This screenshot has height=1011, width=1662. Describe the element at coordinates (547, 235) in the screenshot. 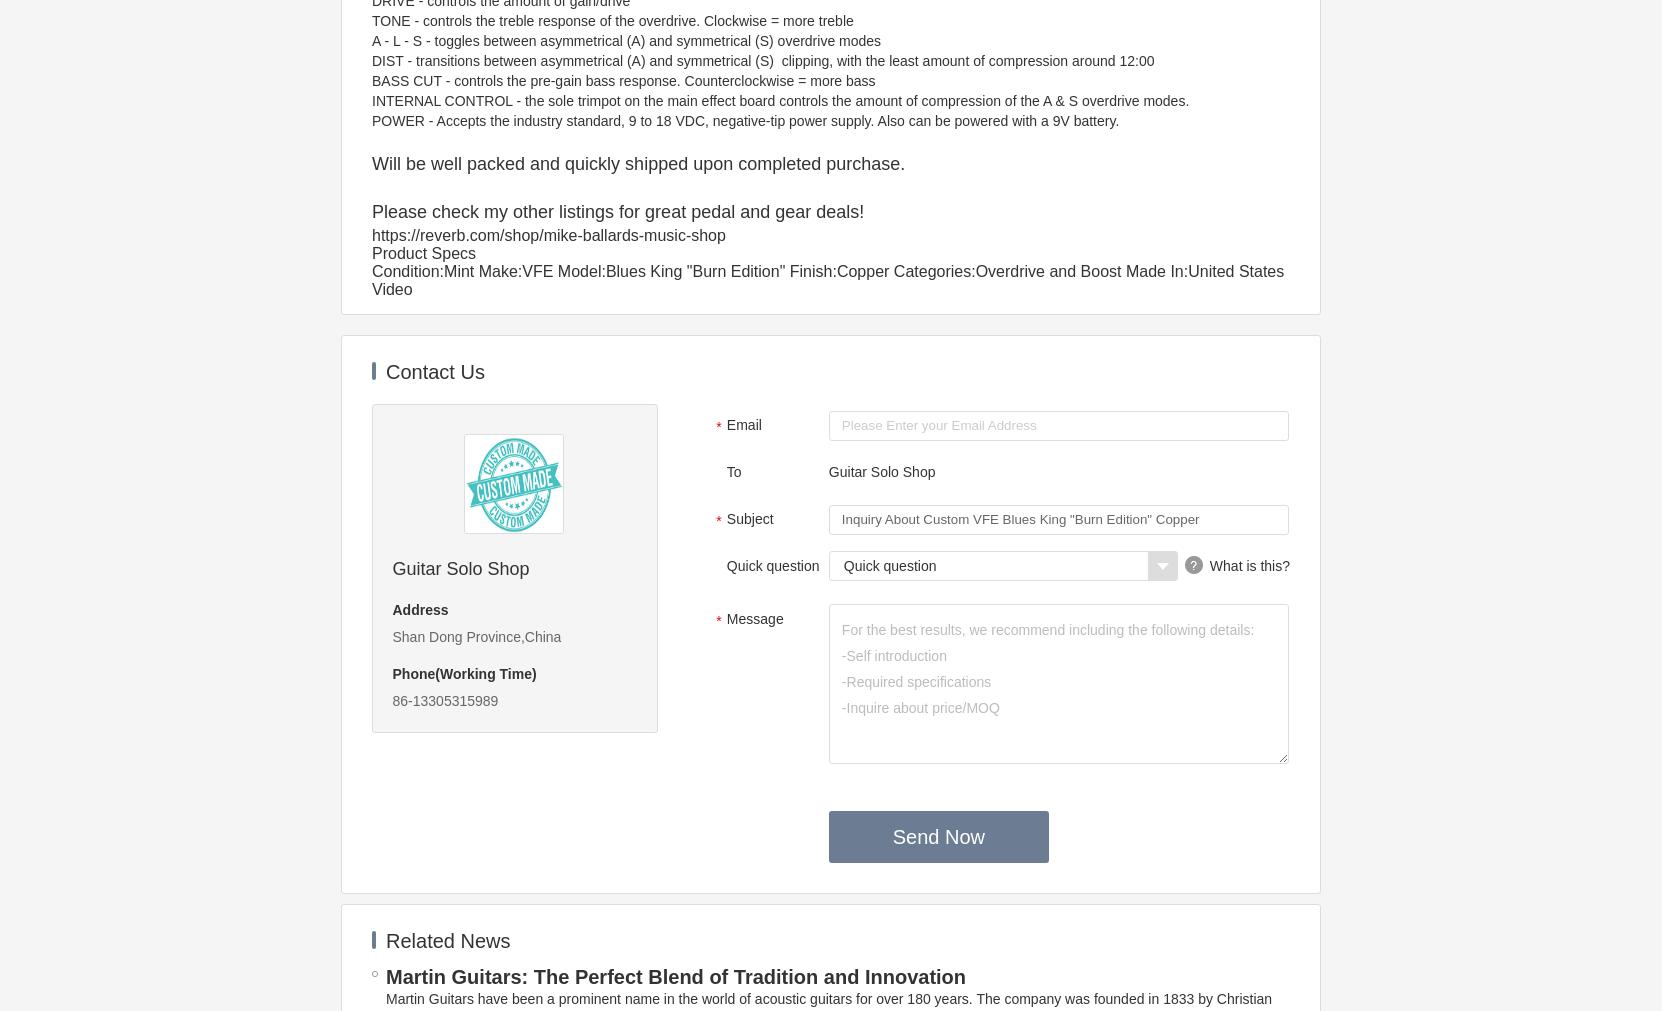

I see `'https://reverb.com/shop/mike-ballards-music-shop'` at that location.